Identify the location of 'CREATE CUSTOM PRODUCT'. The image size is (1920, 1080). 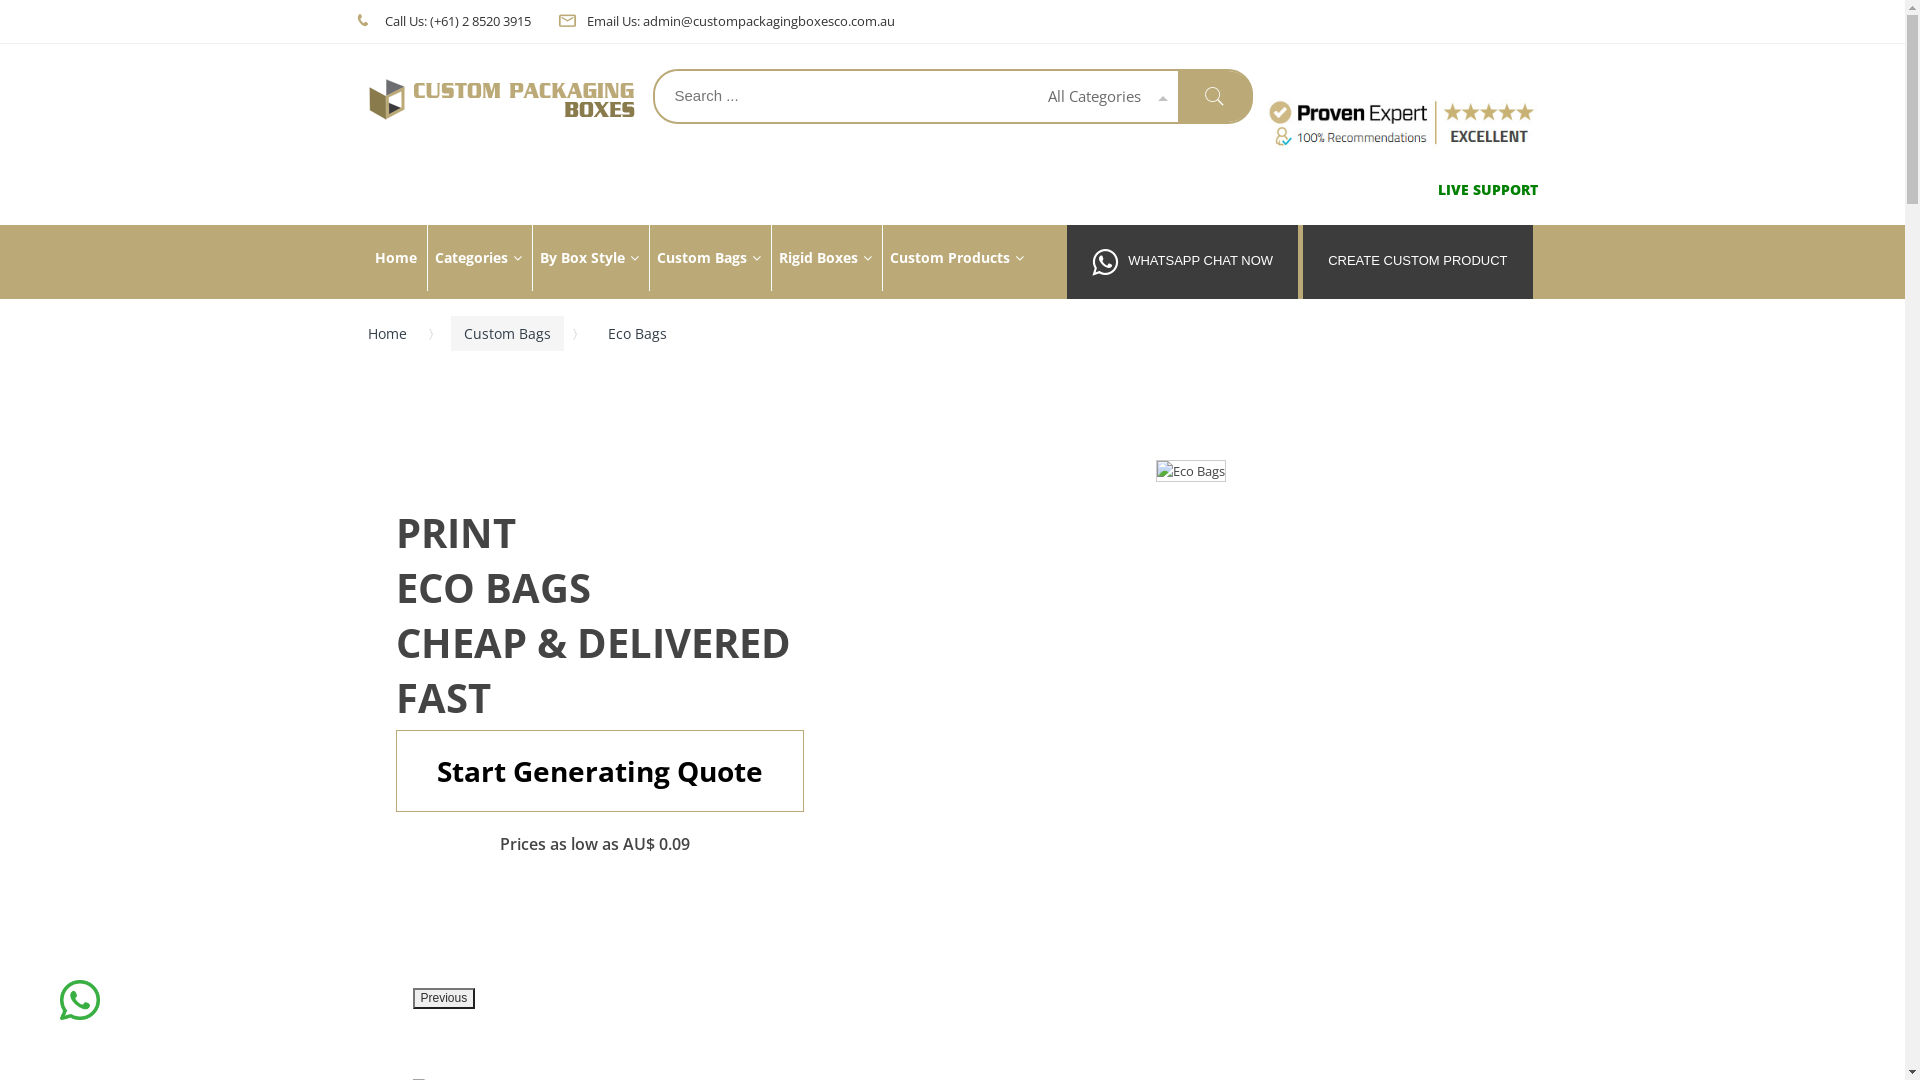
(1416, 261).